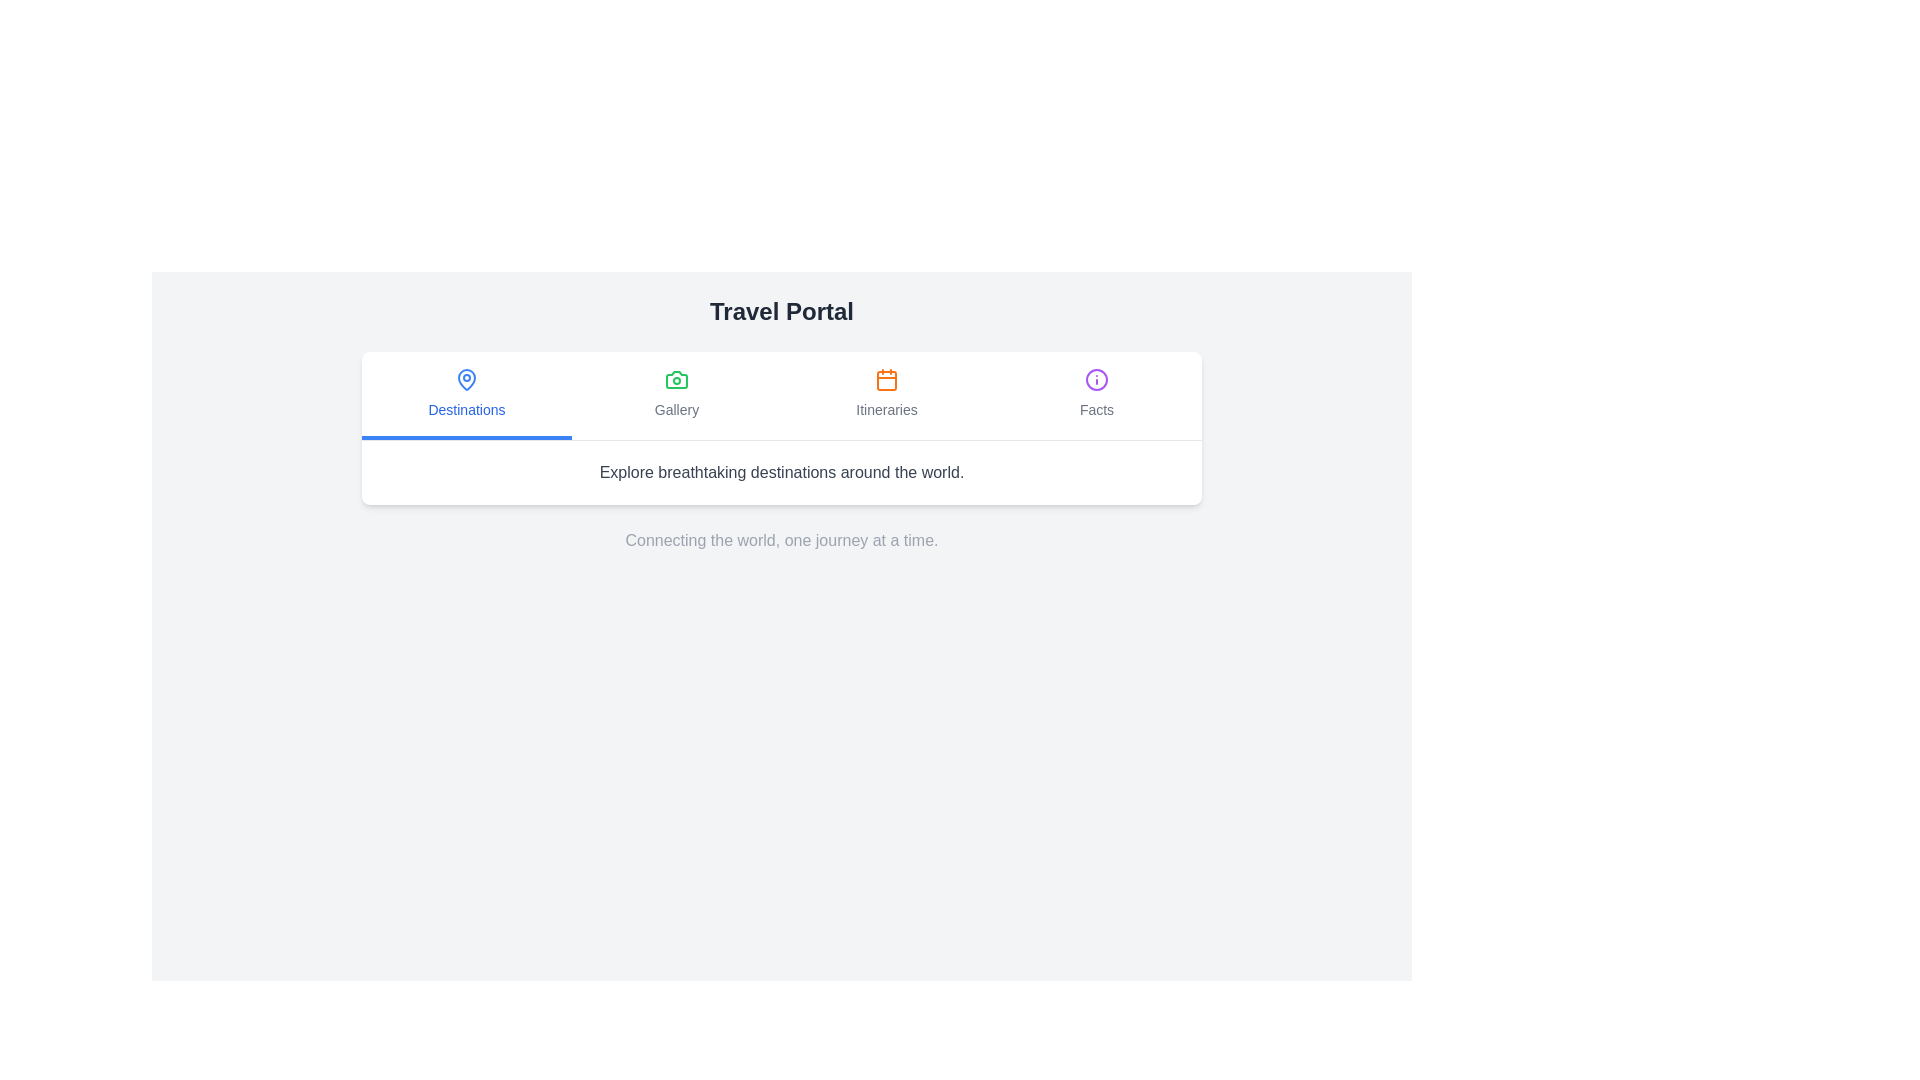 The image size is (1920, 1080). Describe the element at coordinates (886, 393) in the screenshot. I see `the 'Itineraries' button with an orange calendar icon in the navigation bar` at that location.